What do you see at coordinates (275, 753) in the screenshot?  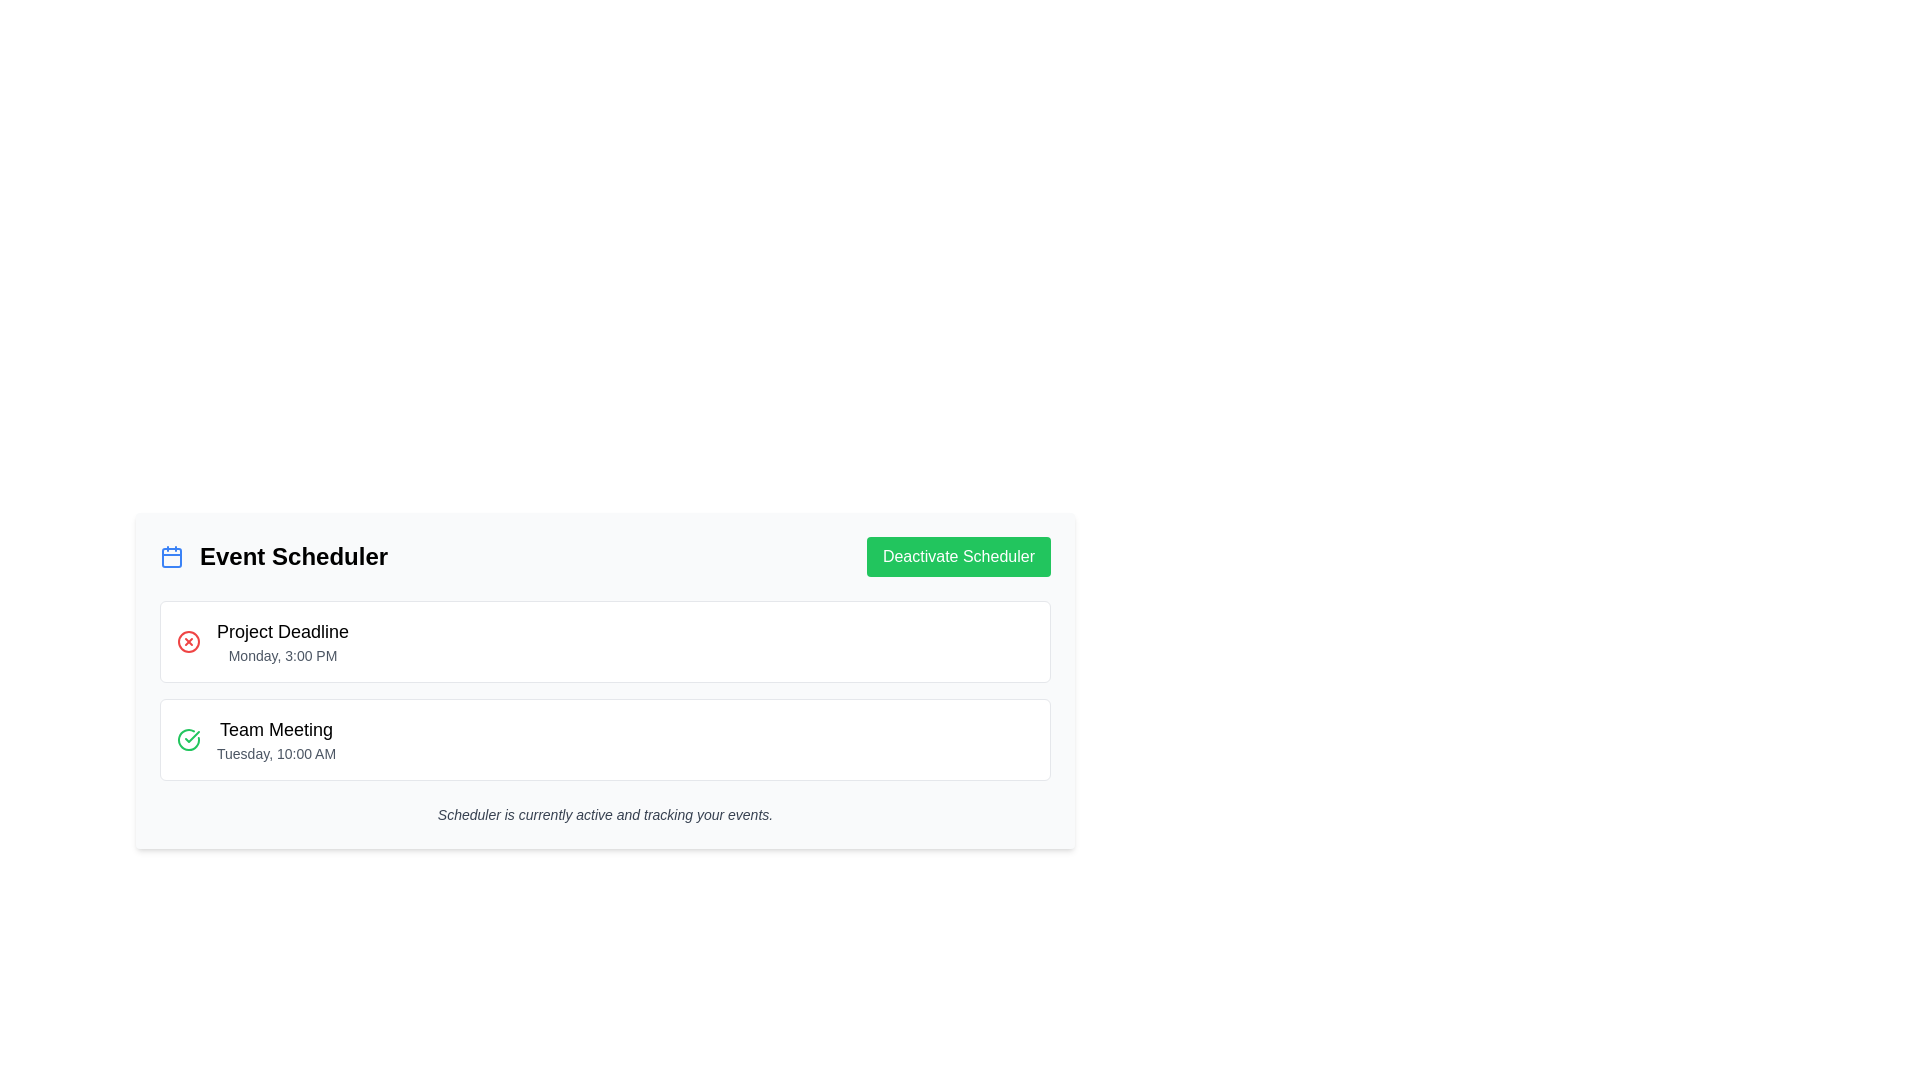 I see `text content of the label displaying 'Tuesday, 10:00 AM', which is styled in a smaller font size and light gray color, located below 'Team Meeting' in the scheduling interface` at bounding box center [275, 753].